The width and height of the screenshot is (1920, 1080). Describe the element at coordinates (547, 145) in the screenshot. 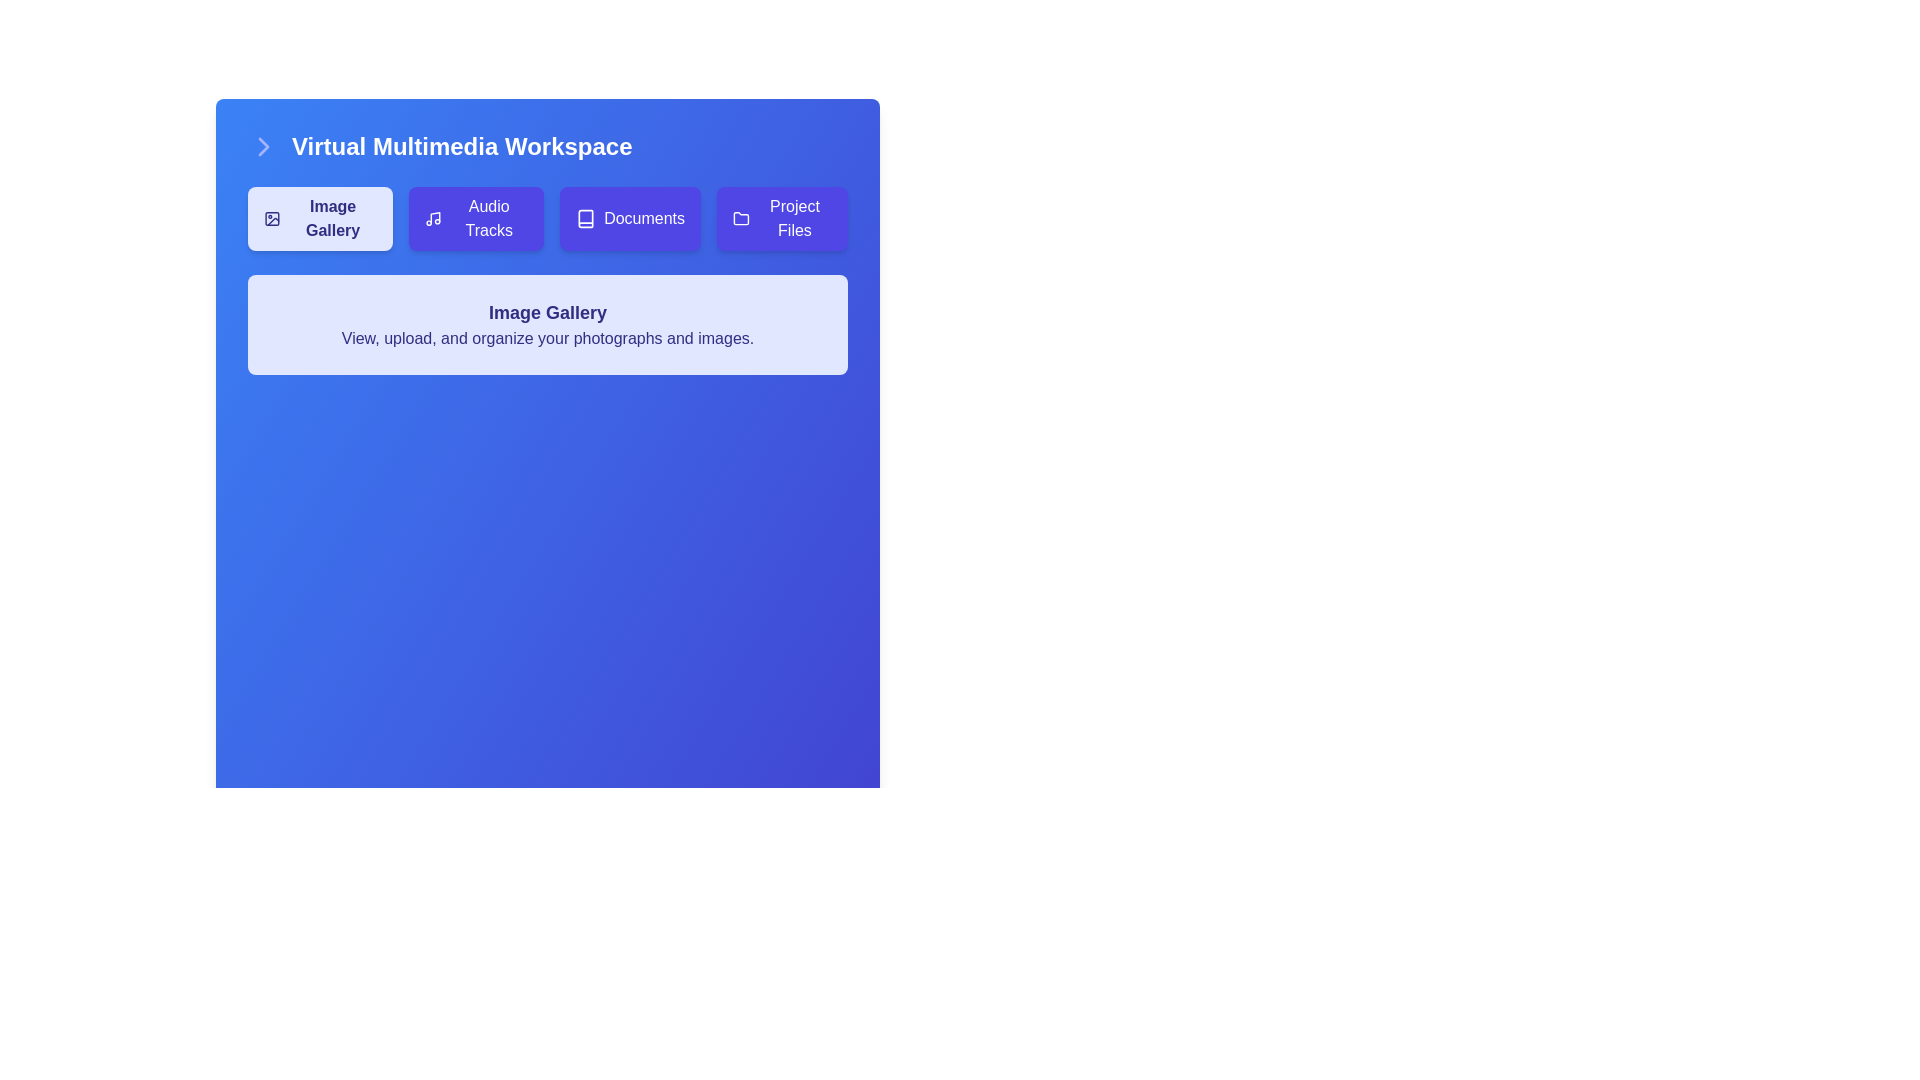

I see `the centrally aligned heading or title at the top of the panel that indicates the section's main focus` at that location.